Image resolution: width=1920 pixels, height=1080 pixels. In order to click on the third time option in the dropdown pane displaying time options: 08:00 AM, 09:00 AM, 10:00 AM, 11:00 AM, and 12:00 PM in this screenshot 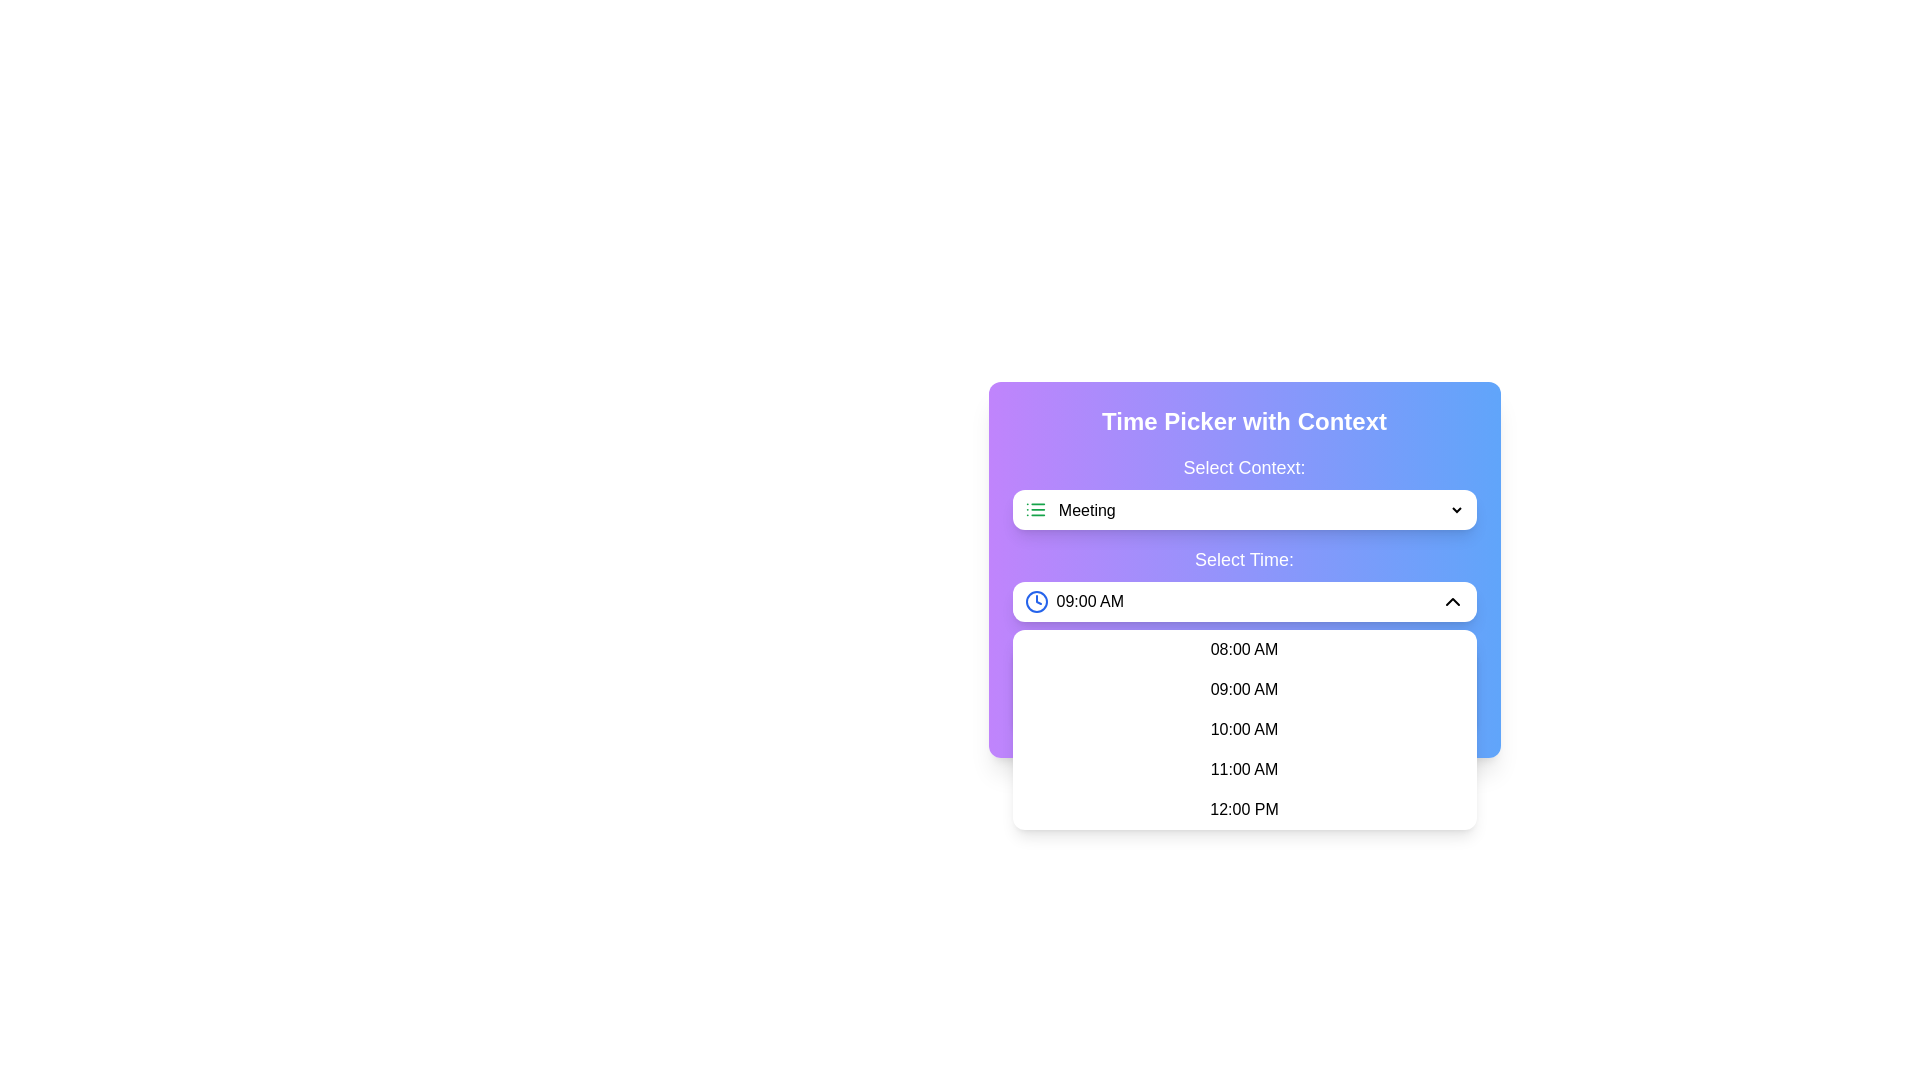, I will do `click(1243, 729)`.